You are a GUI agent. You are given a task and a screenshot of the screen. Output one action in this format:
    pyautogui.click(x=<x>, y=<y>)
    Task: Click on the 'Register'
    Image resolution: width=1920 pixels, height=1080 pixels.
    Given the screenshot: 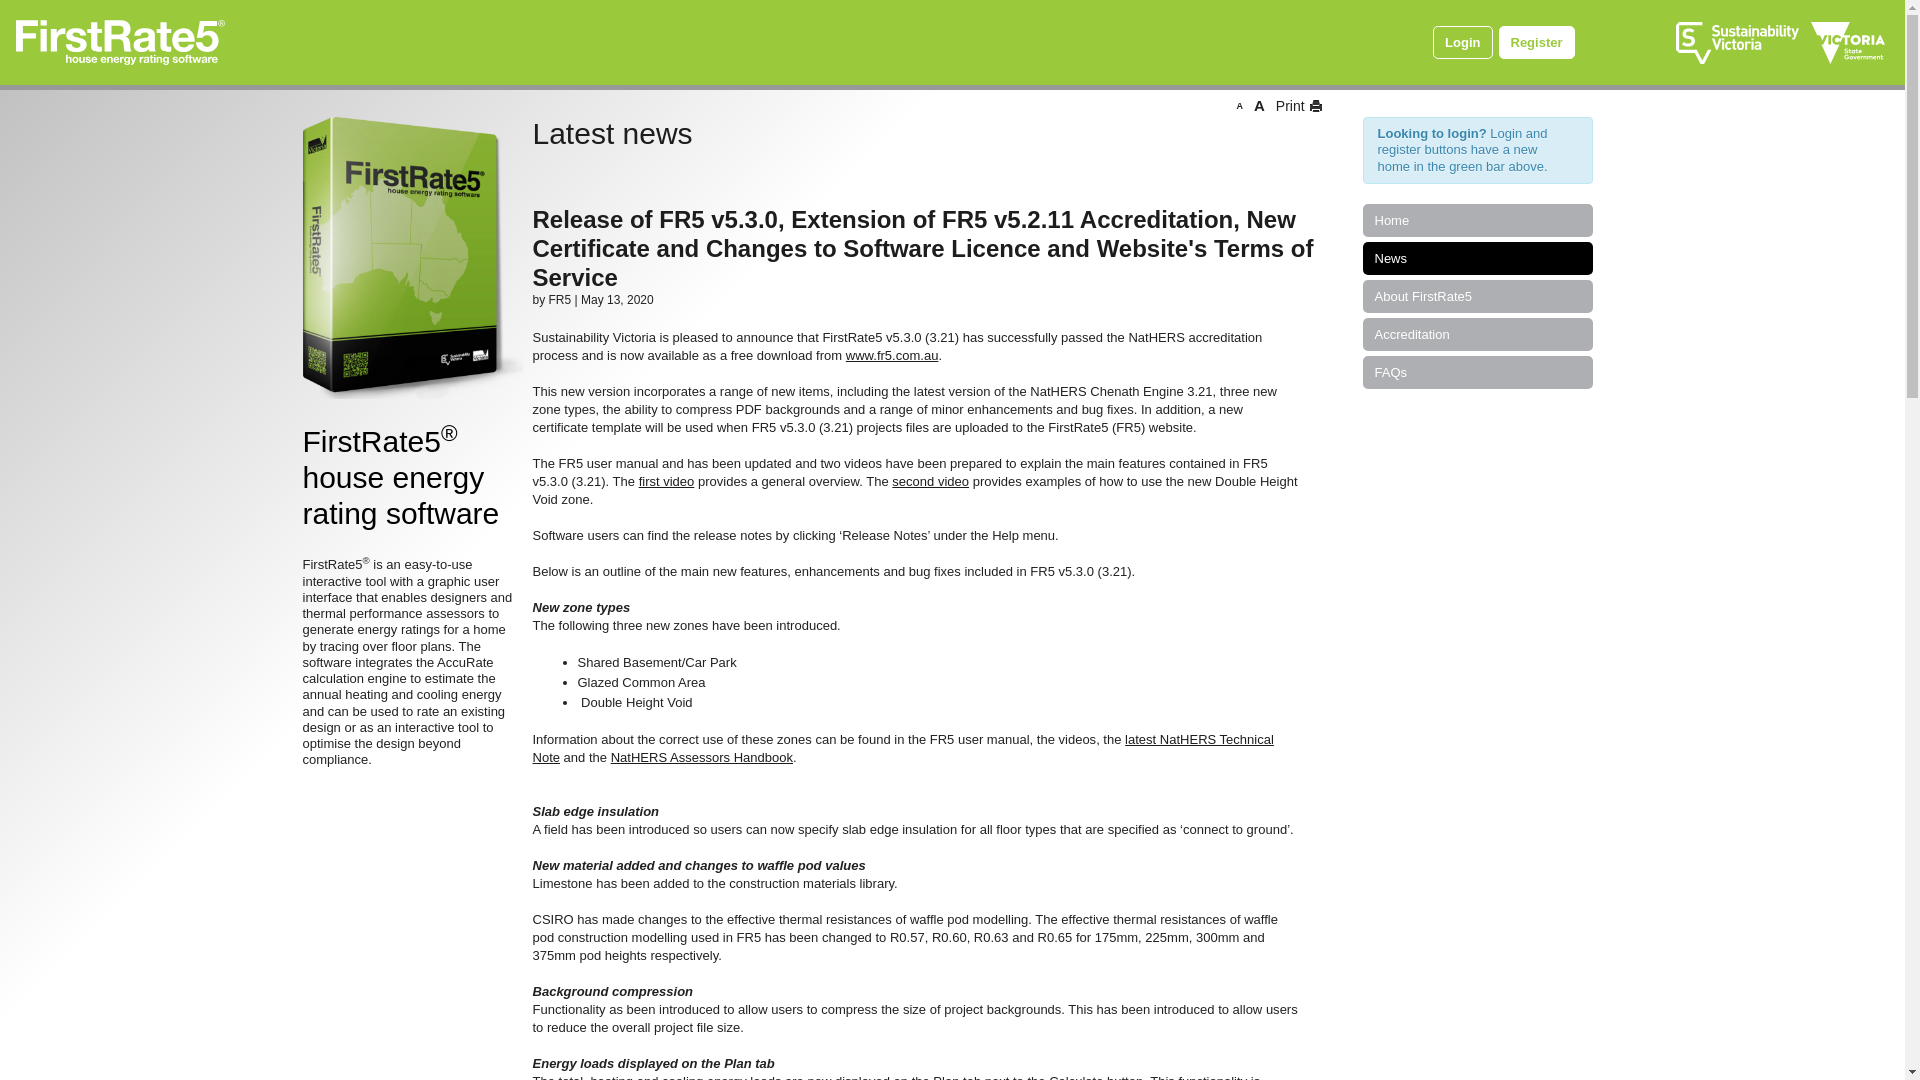 What is the action you would take?
    pyautogui.click(x=1535, y=42)
    